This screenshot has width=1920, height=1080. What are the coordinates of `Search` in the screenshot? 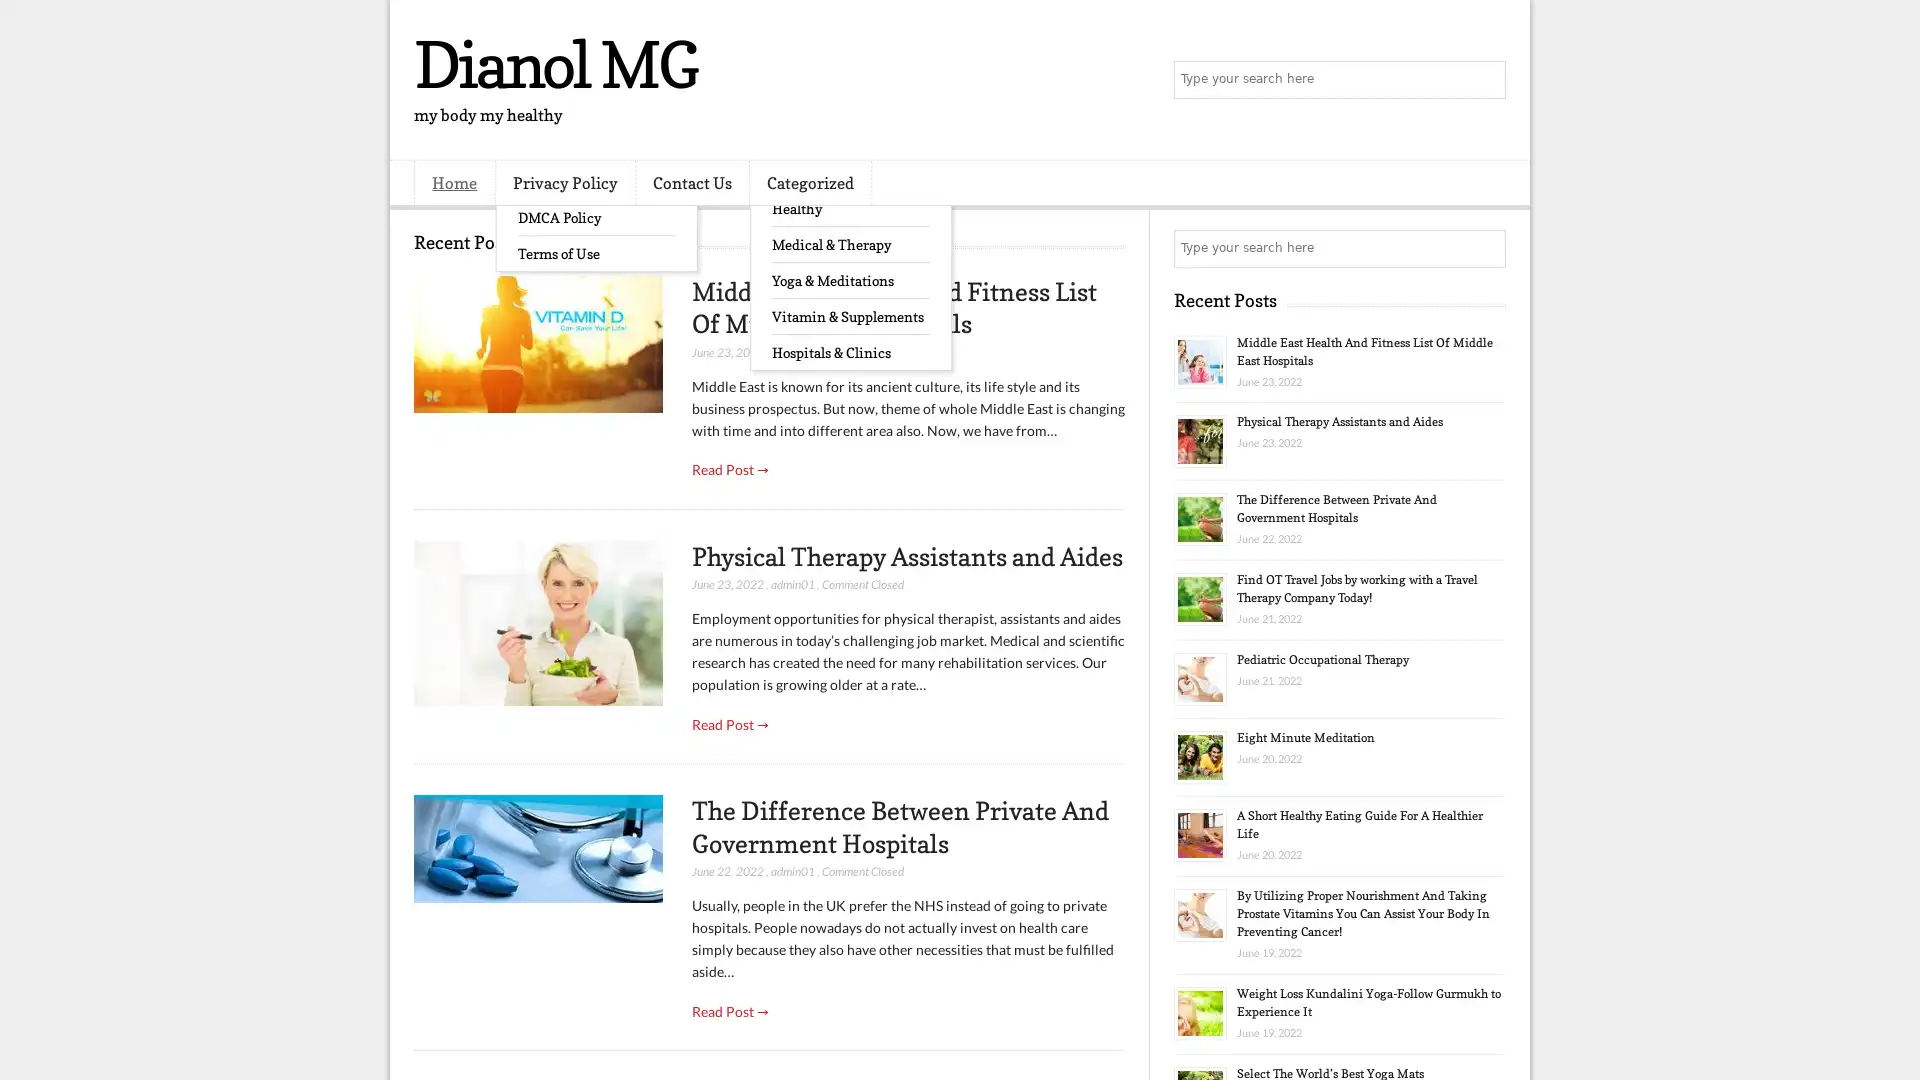 It's located at (1485, 80).